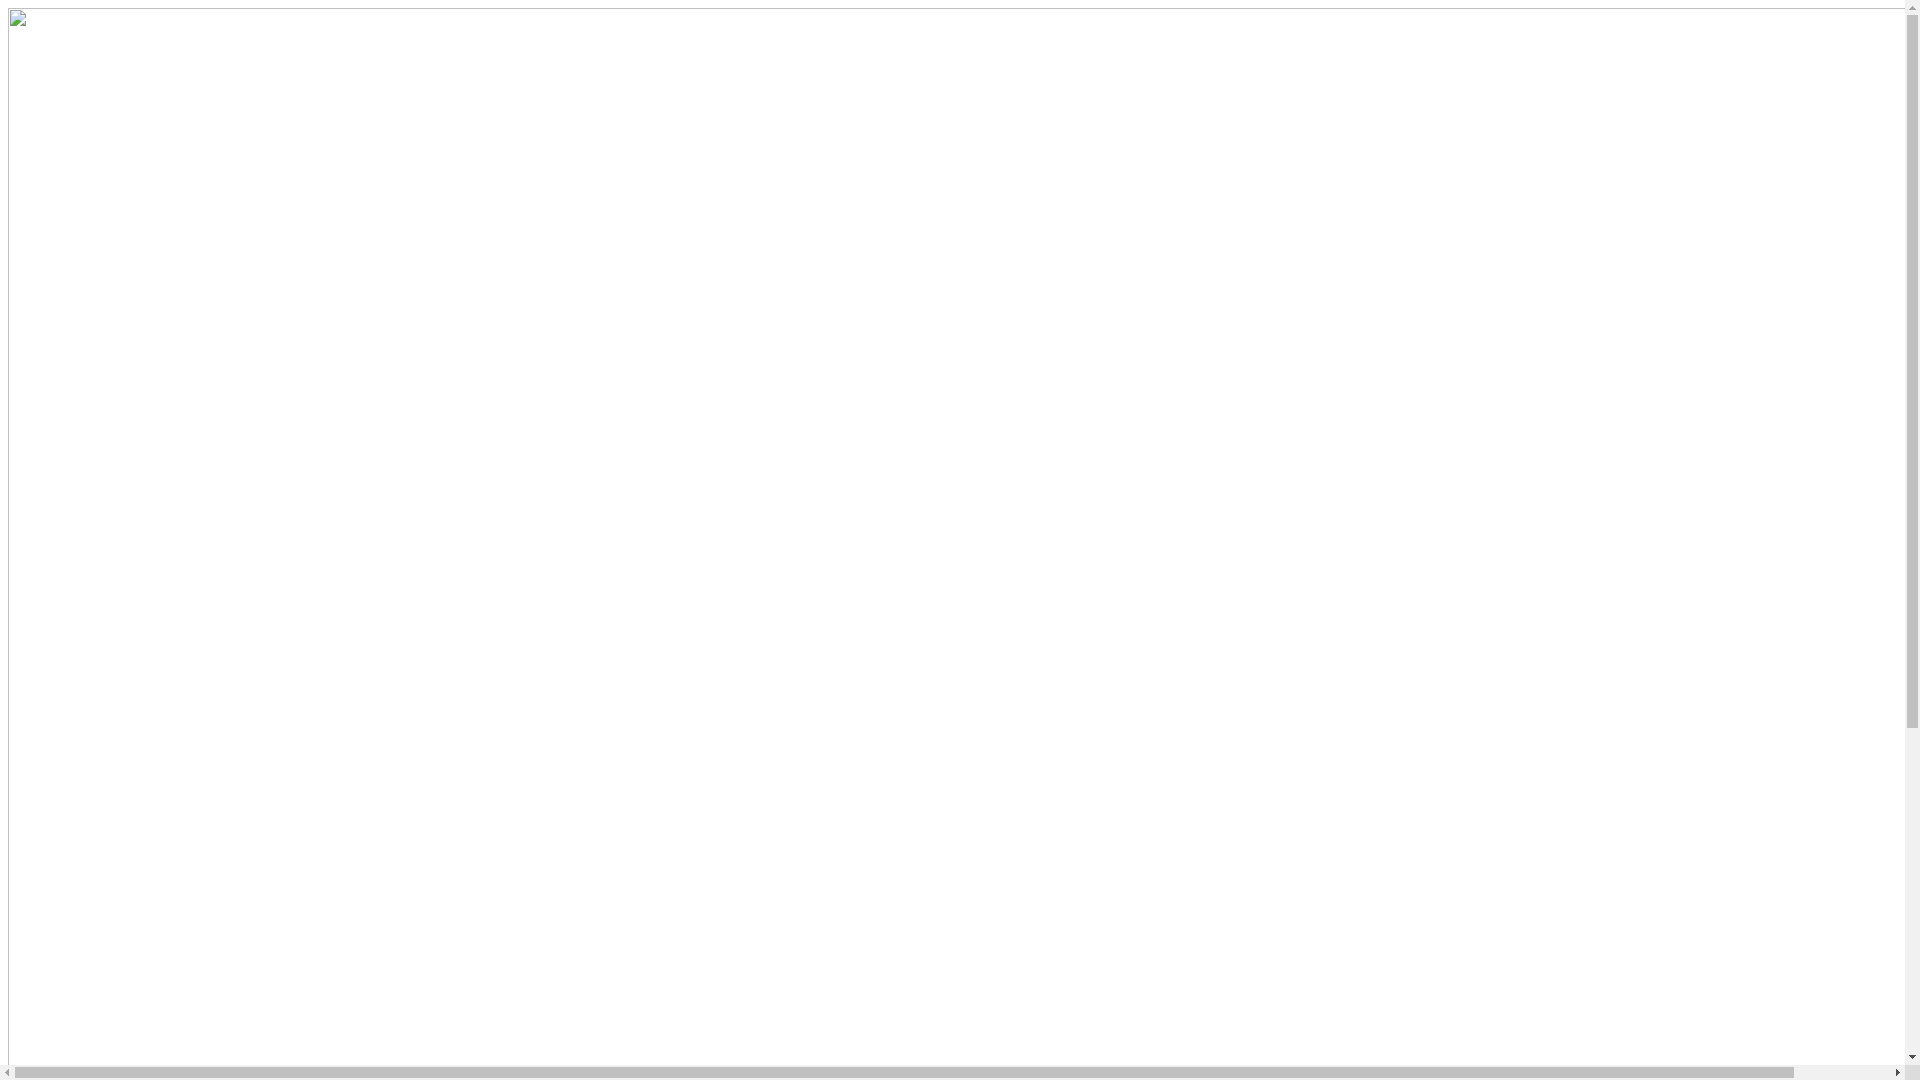 The image size is (1920, 1080). What do you see at coordinates (6, 7) in the screenshot?
I see `'Skip to content'` at bounding box center [6, 7].